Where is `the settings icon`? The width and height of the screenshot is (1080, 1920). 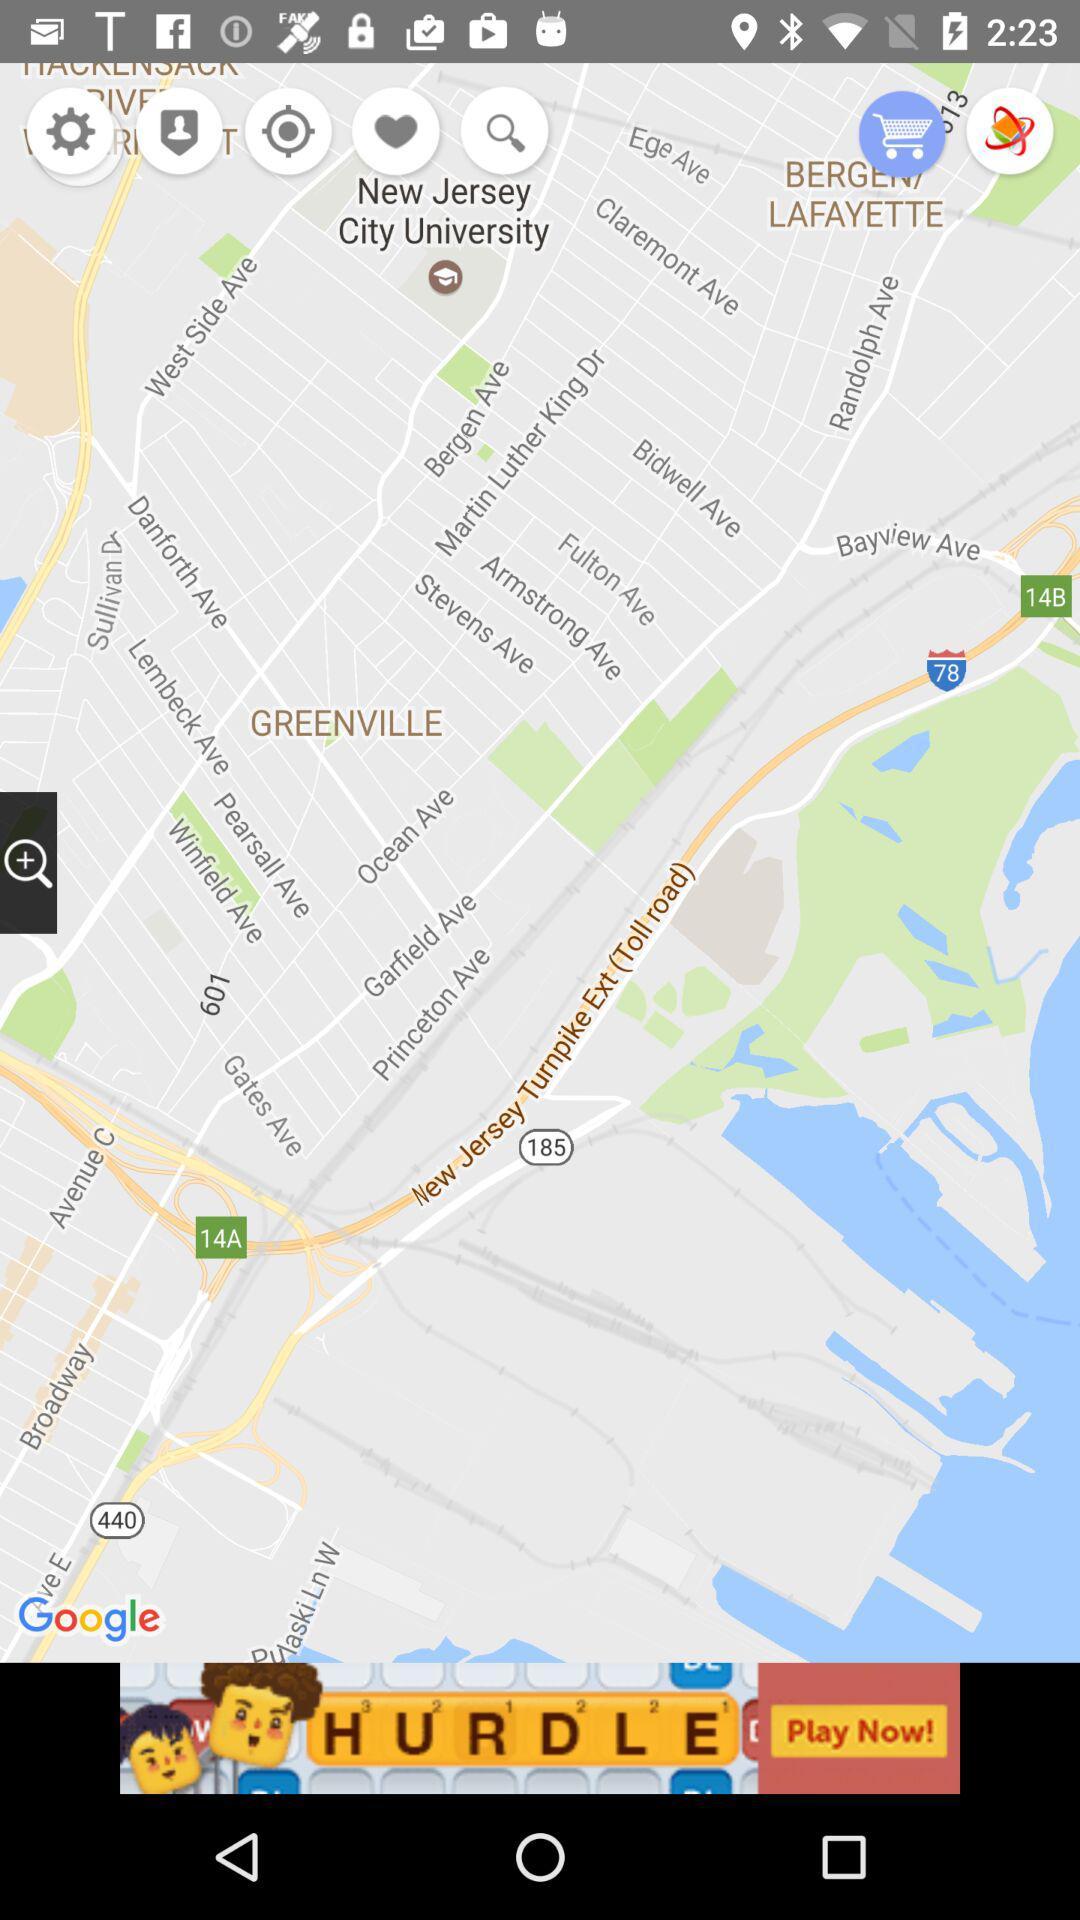 the settings icon is located at coordinates (77, 140).